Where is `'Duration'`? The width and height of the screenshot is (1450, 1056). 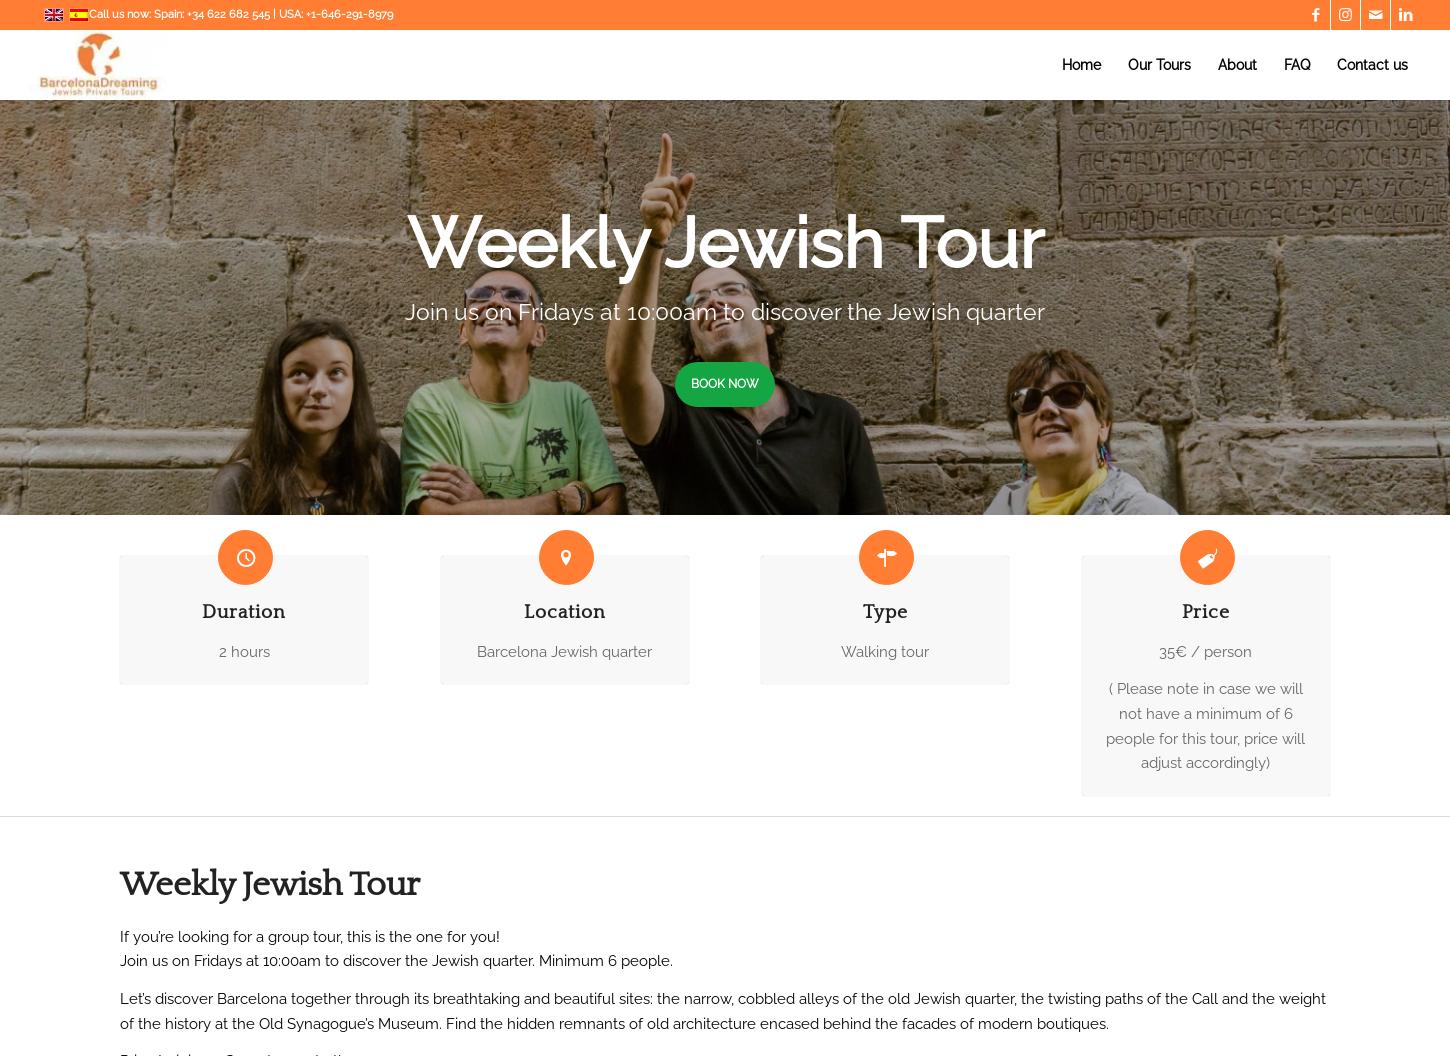 'Duration' is located at coordinates (244, 611).